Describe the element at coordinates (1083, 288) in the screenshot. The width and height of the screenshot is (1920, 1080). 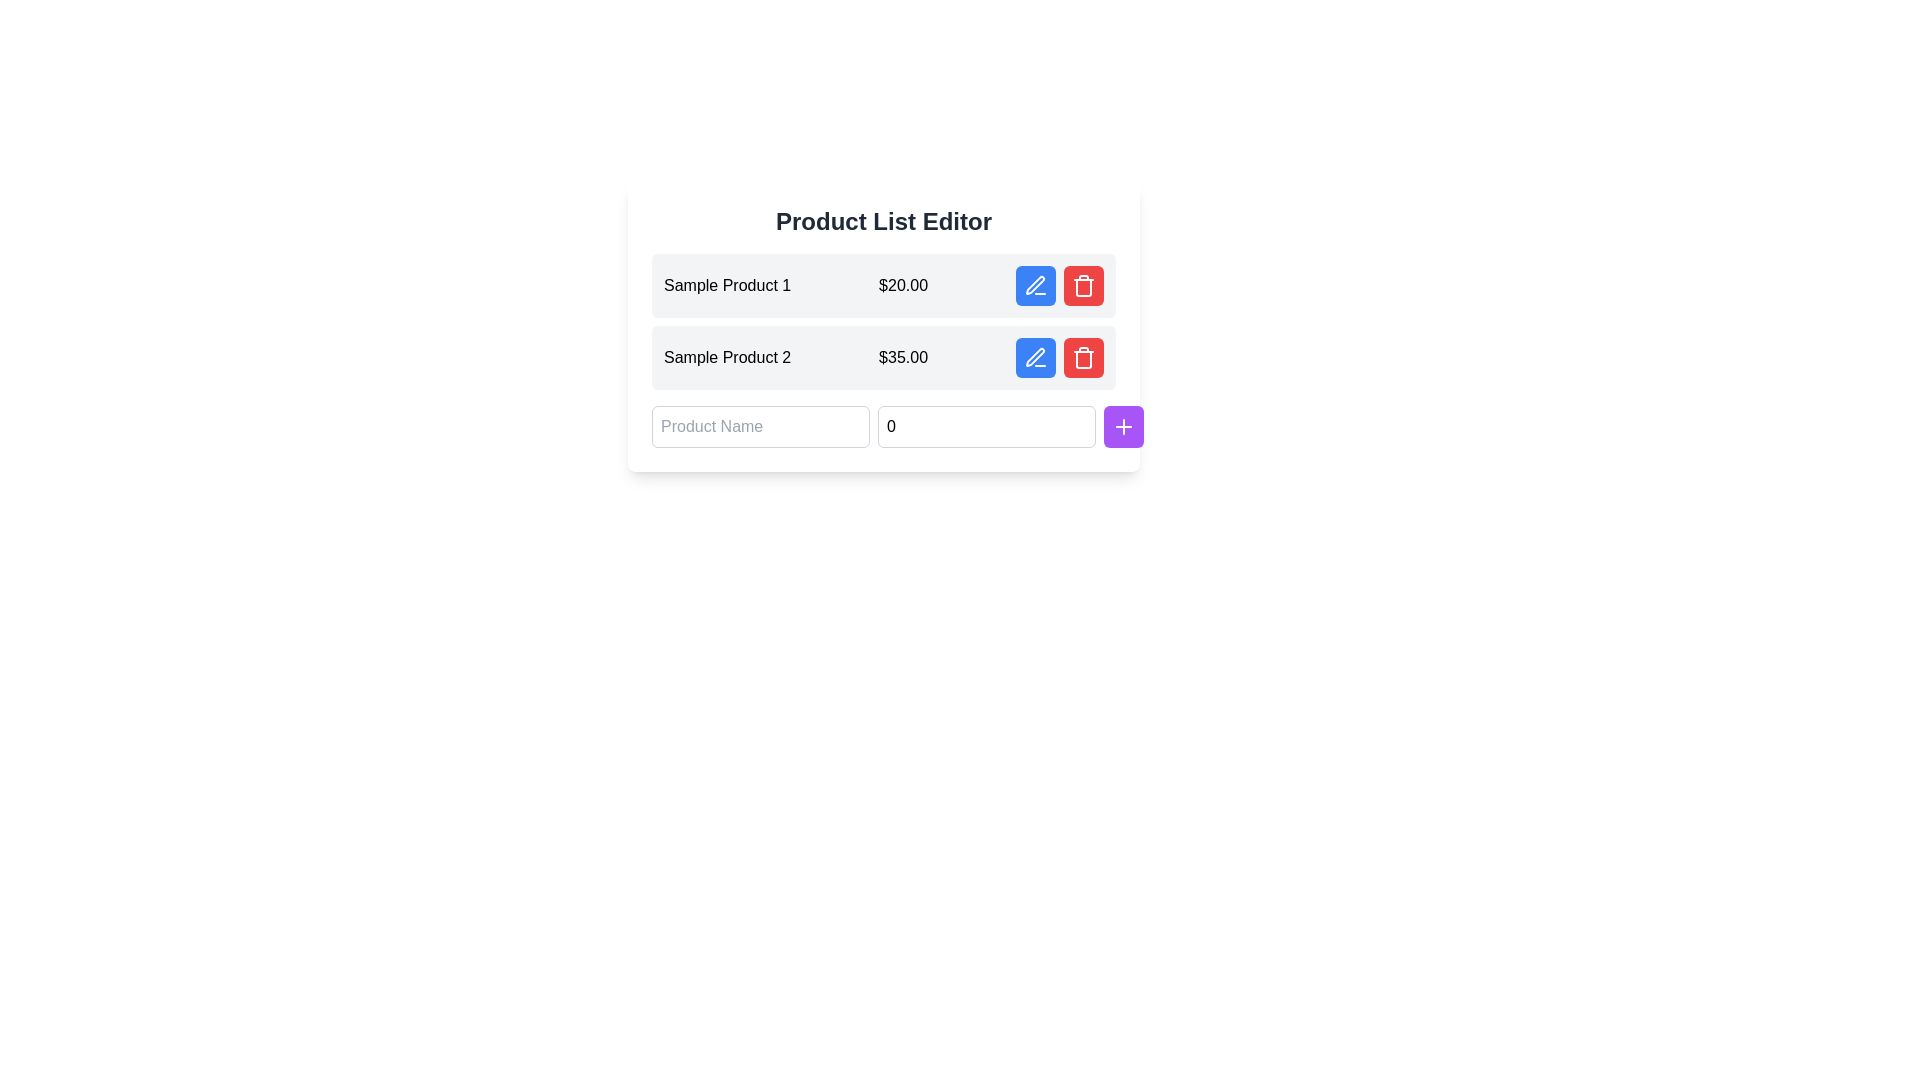
I see `the trash bin icon, which represents the delete function for the associated product entry, located towards the right end of the product entry row` at that location.